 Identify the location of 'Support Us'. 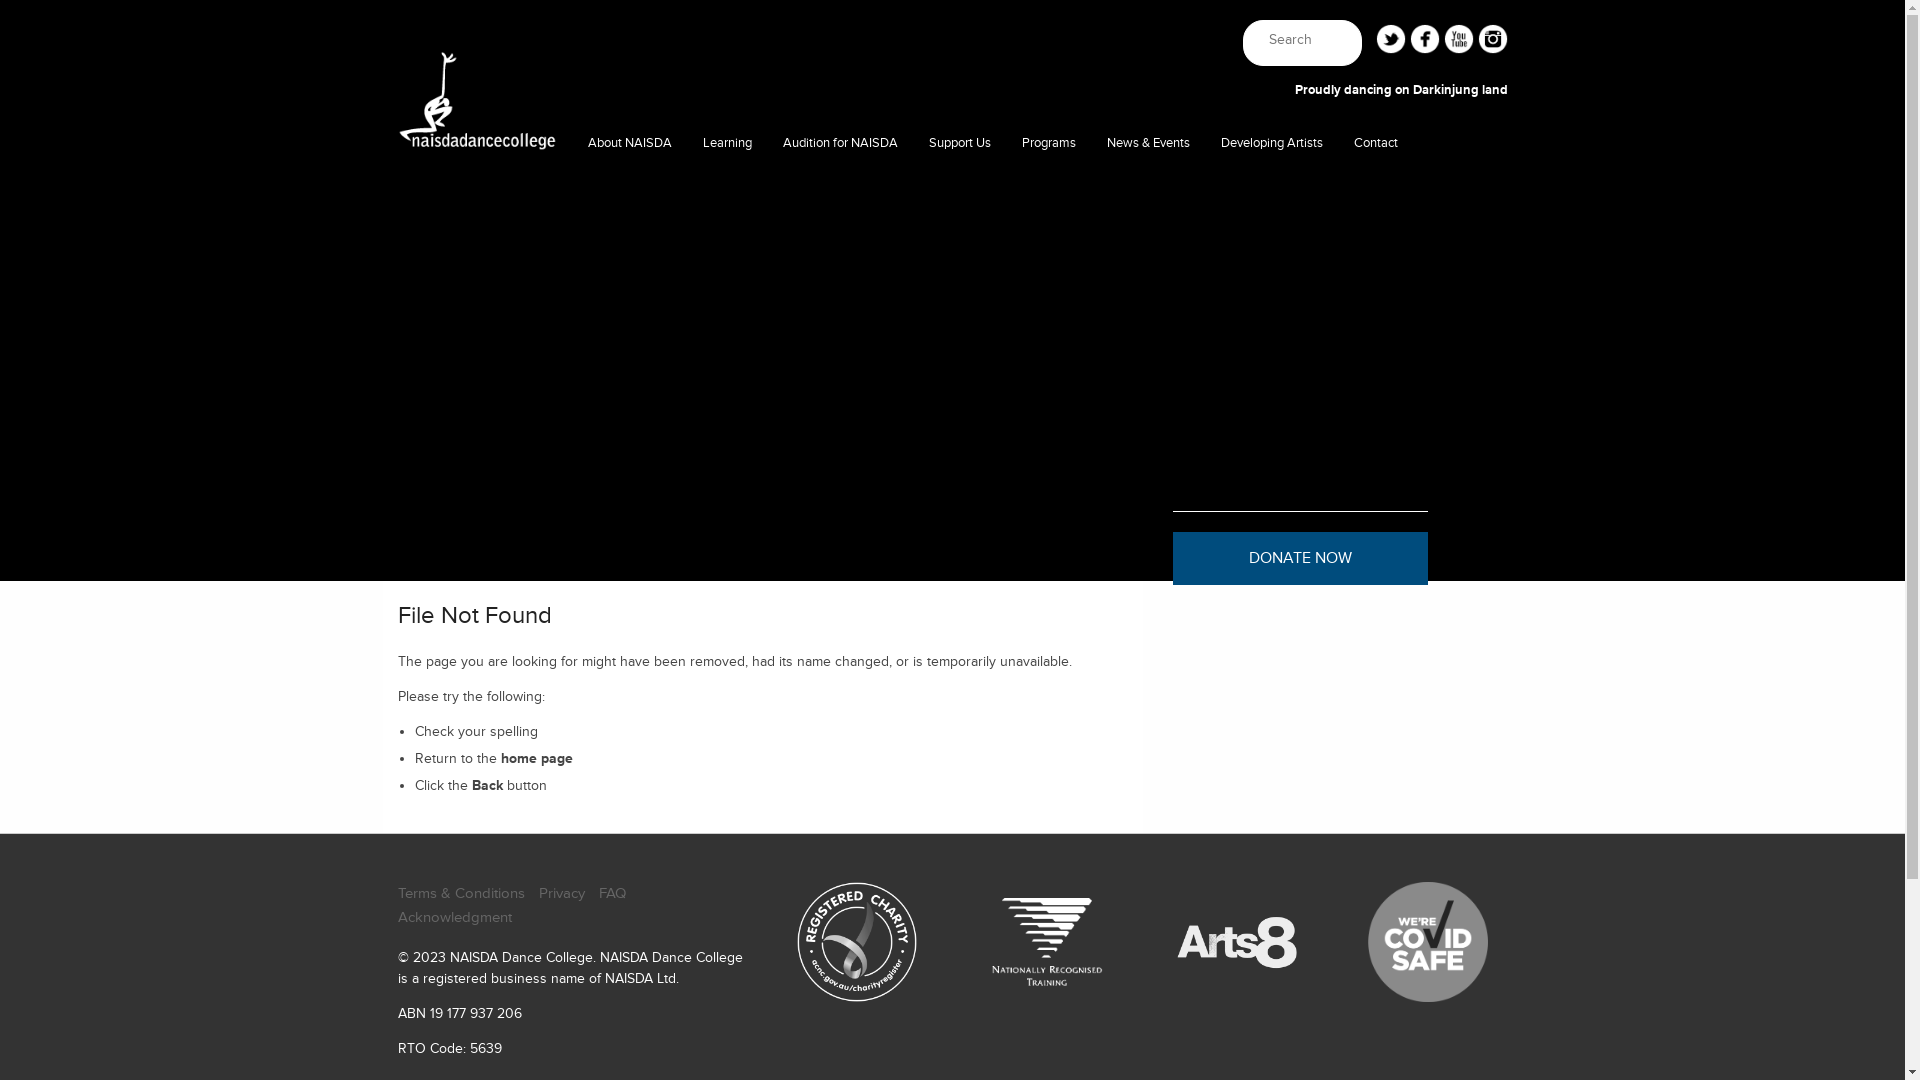
(960, 142).